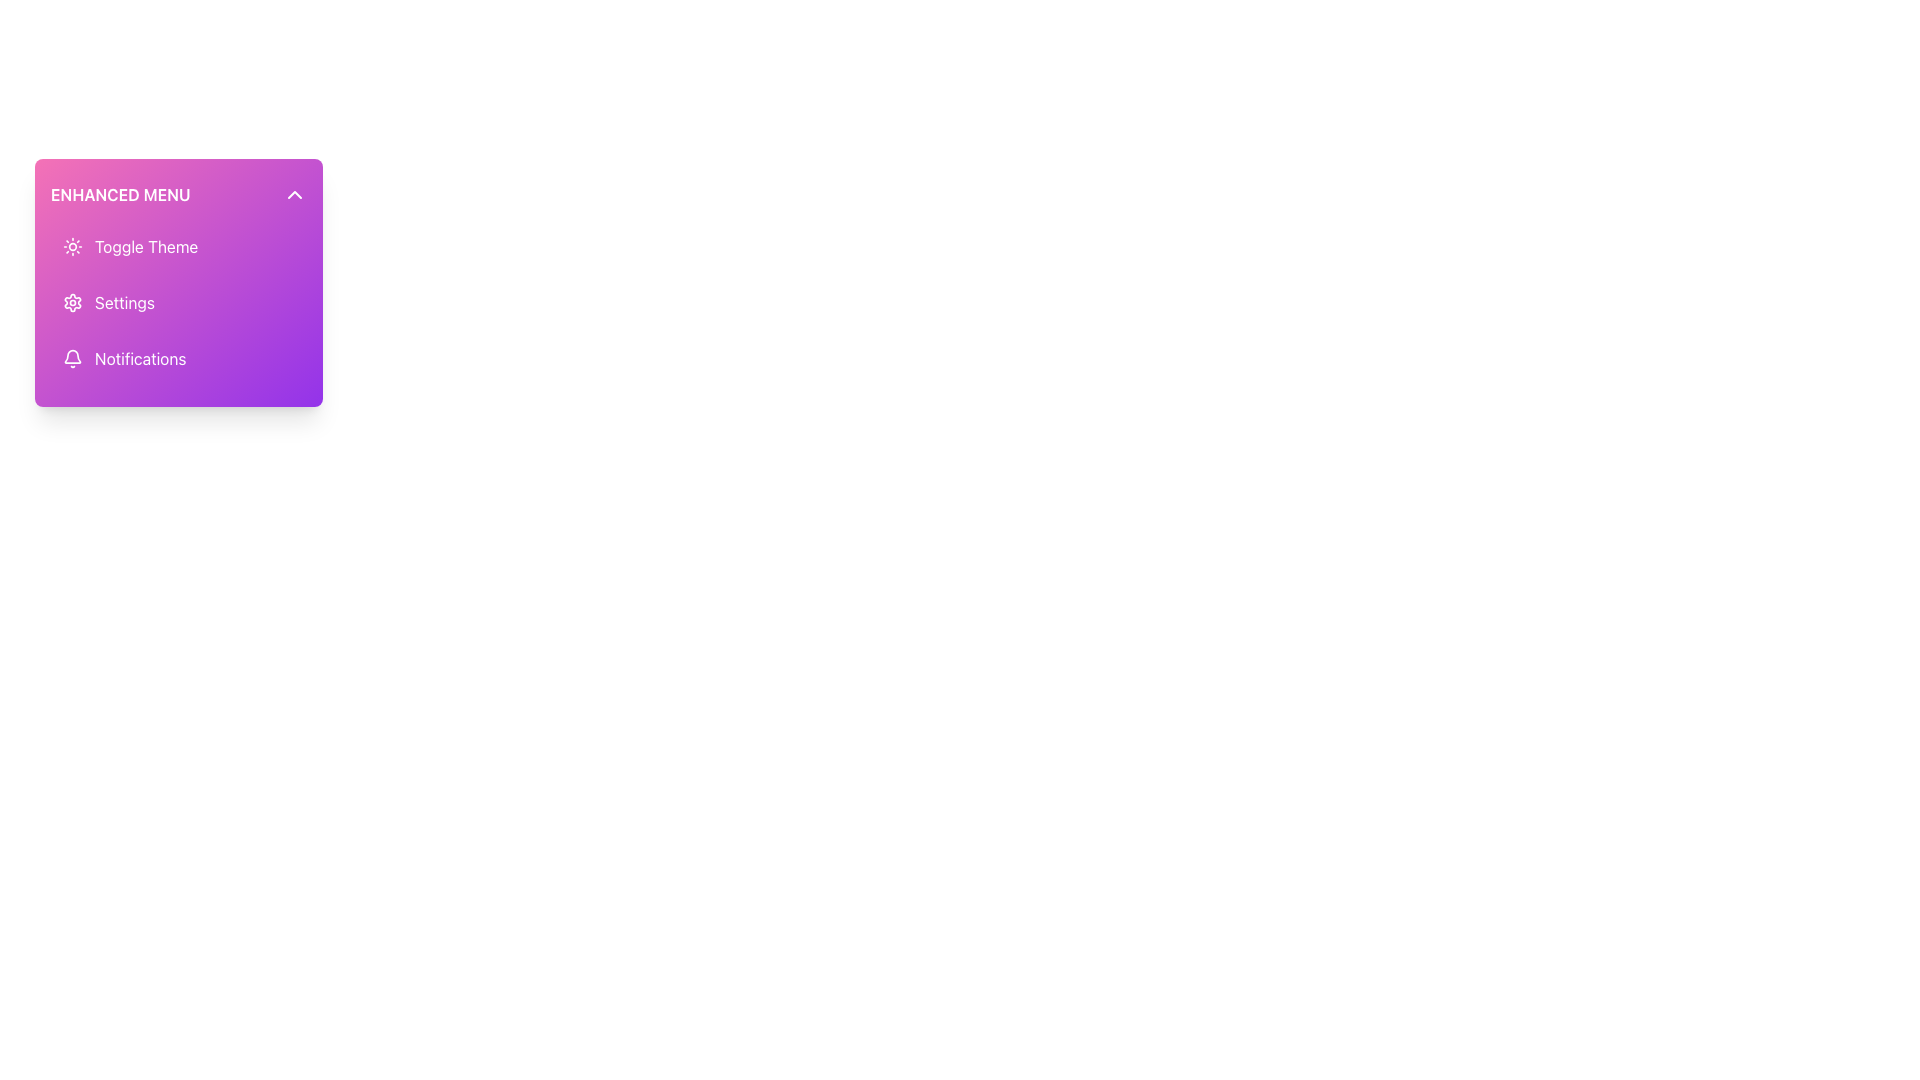 The height and width of the screenshot is (1080, 1920). Describe the element at coordinates (72, 303) in the screenshot. I see `the decorative icon that represents the settings feature, located in the middle segment of the menu list under the 'Enhanced Menu' title, to the left of the label 'Settings'` at that location.